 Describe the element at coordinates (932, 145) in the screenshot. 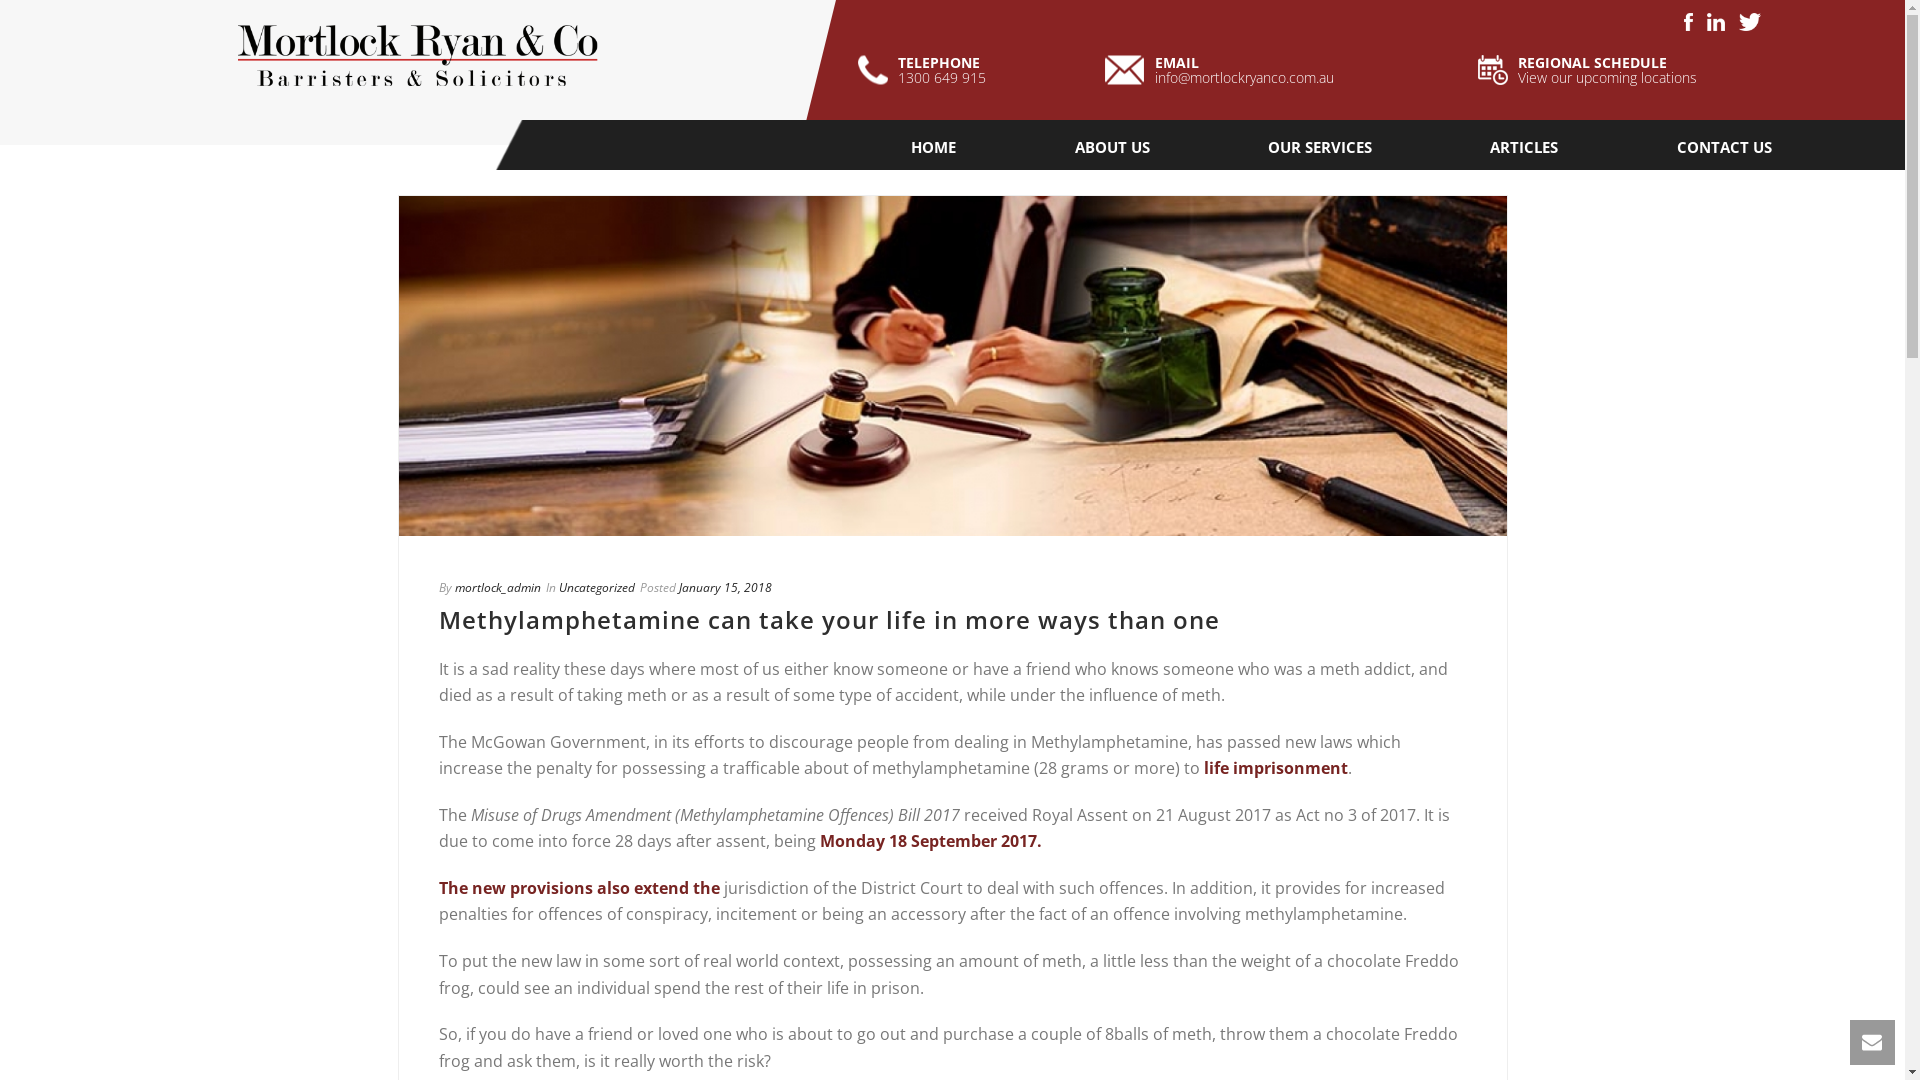

I see `'HOME'` at that location.